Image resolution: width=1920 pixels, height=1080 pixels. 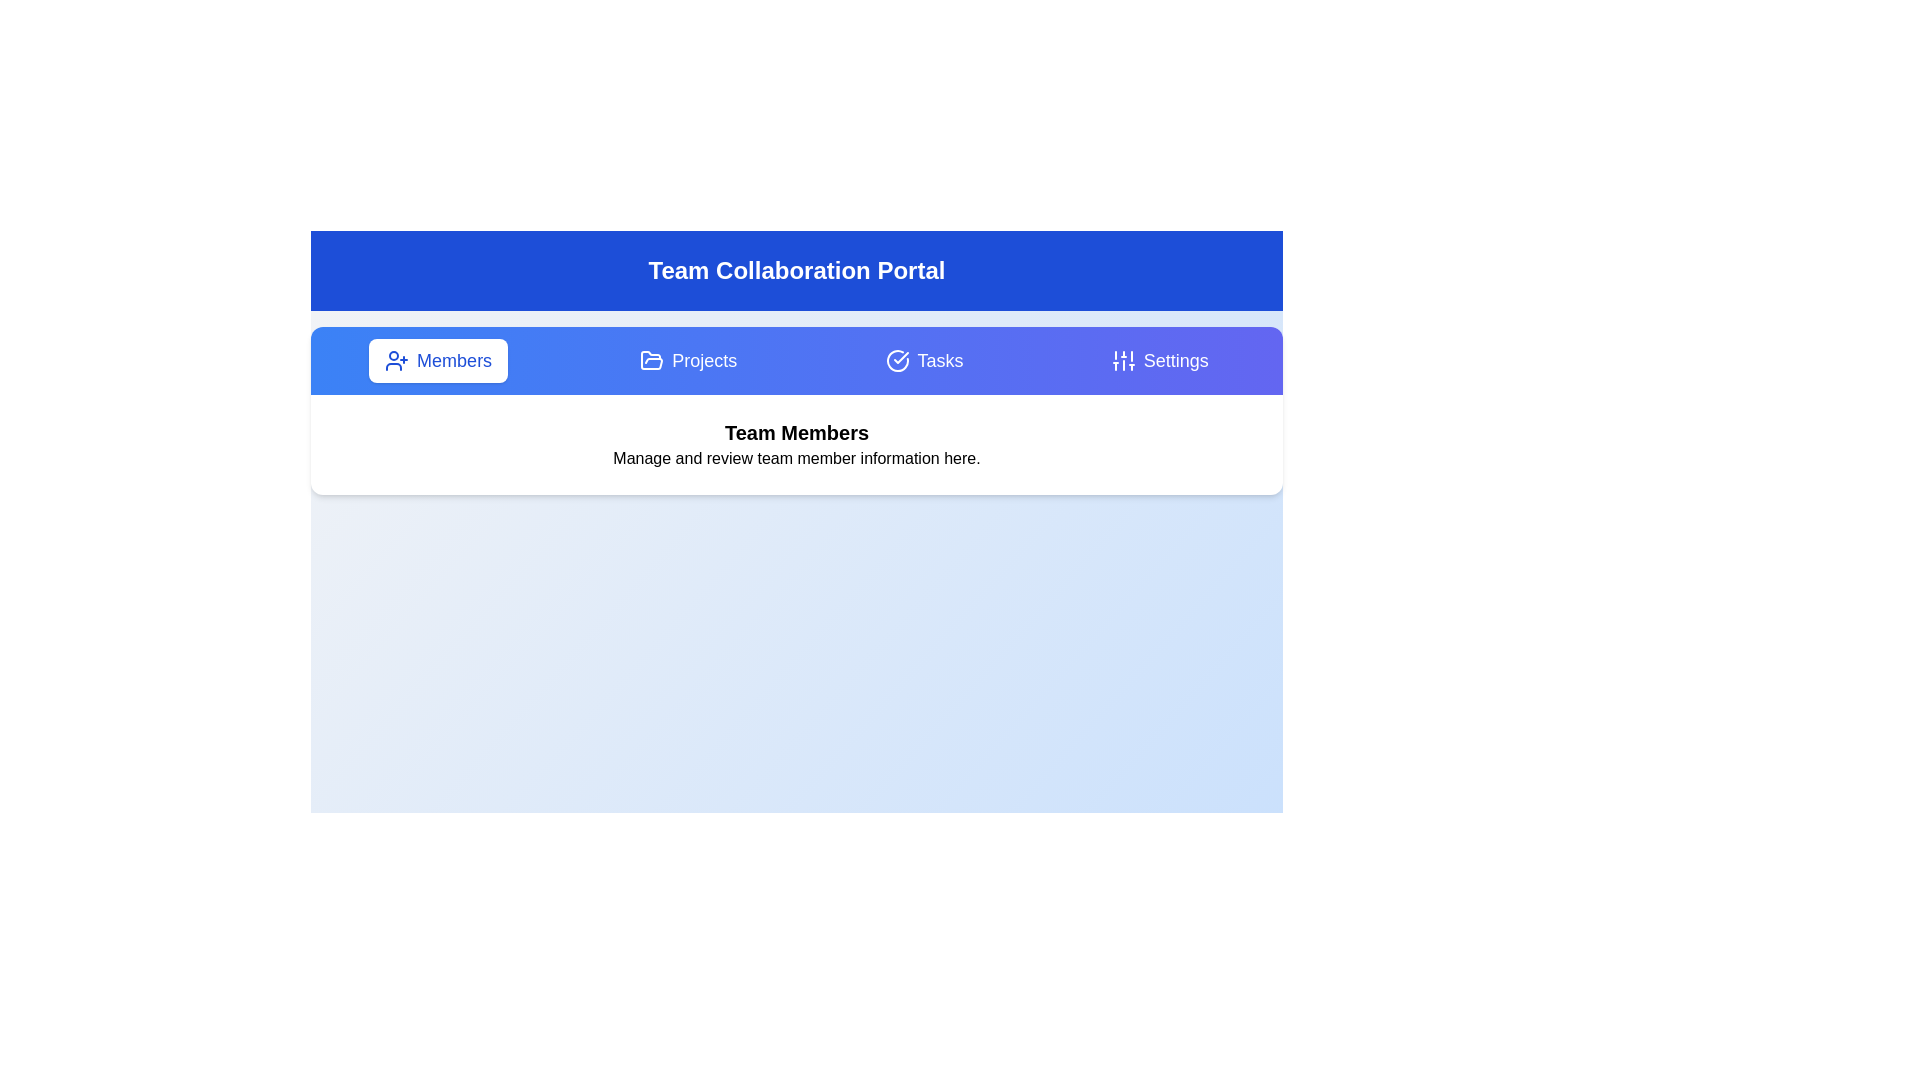 What do you see at coordinates (453, 361) in the screenshot?
I see `the 'Members' text label within the button component located in the navigation bar` at bounding box center [453, 361].